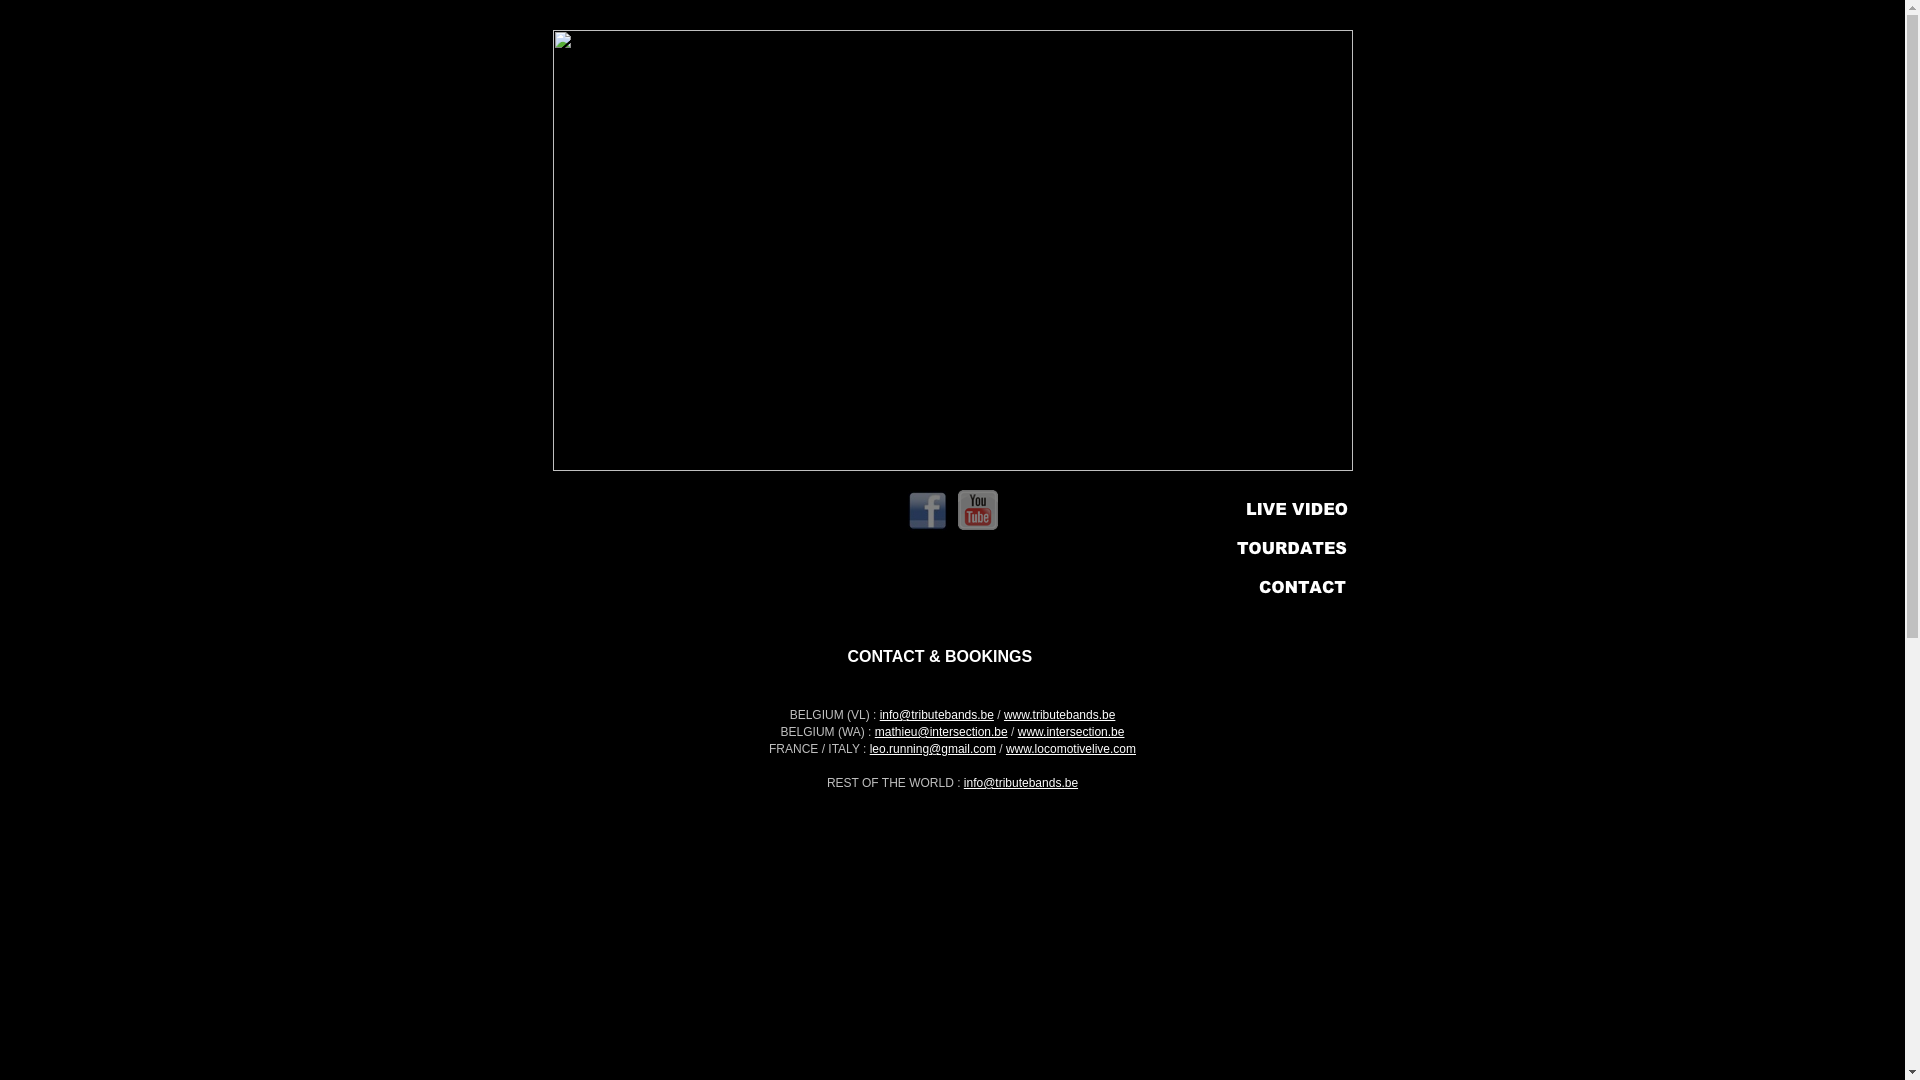 Image resolution: width=1920 pixels, height=1080 pixels. I want to click on 'www.intersection.be', so click(1070, 732).